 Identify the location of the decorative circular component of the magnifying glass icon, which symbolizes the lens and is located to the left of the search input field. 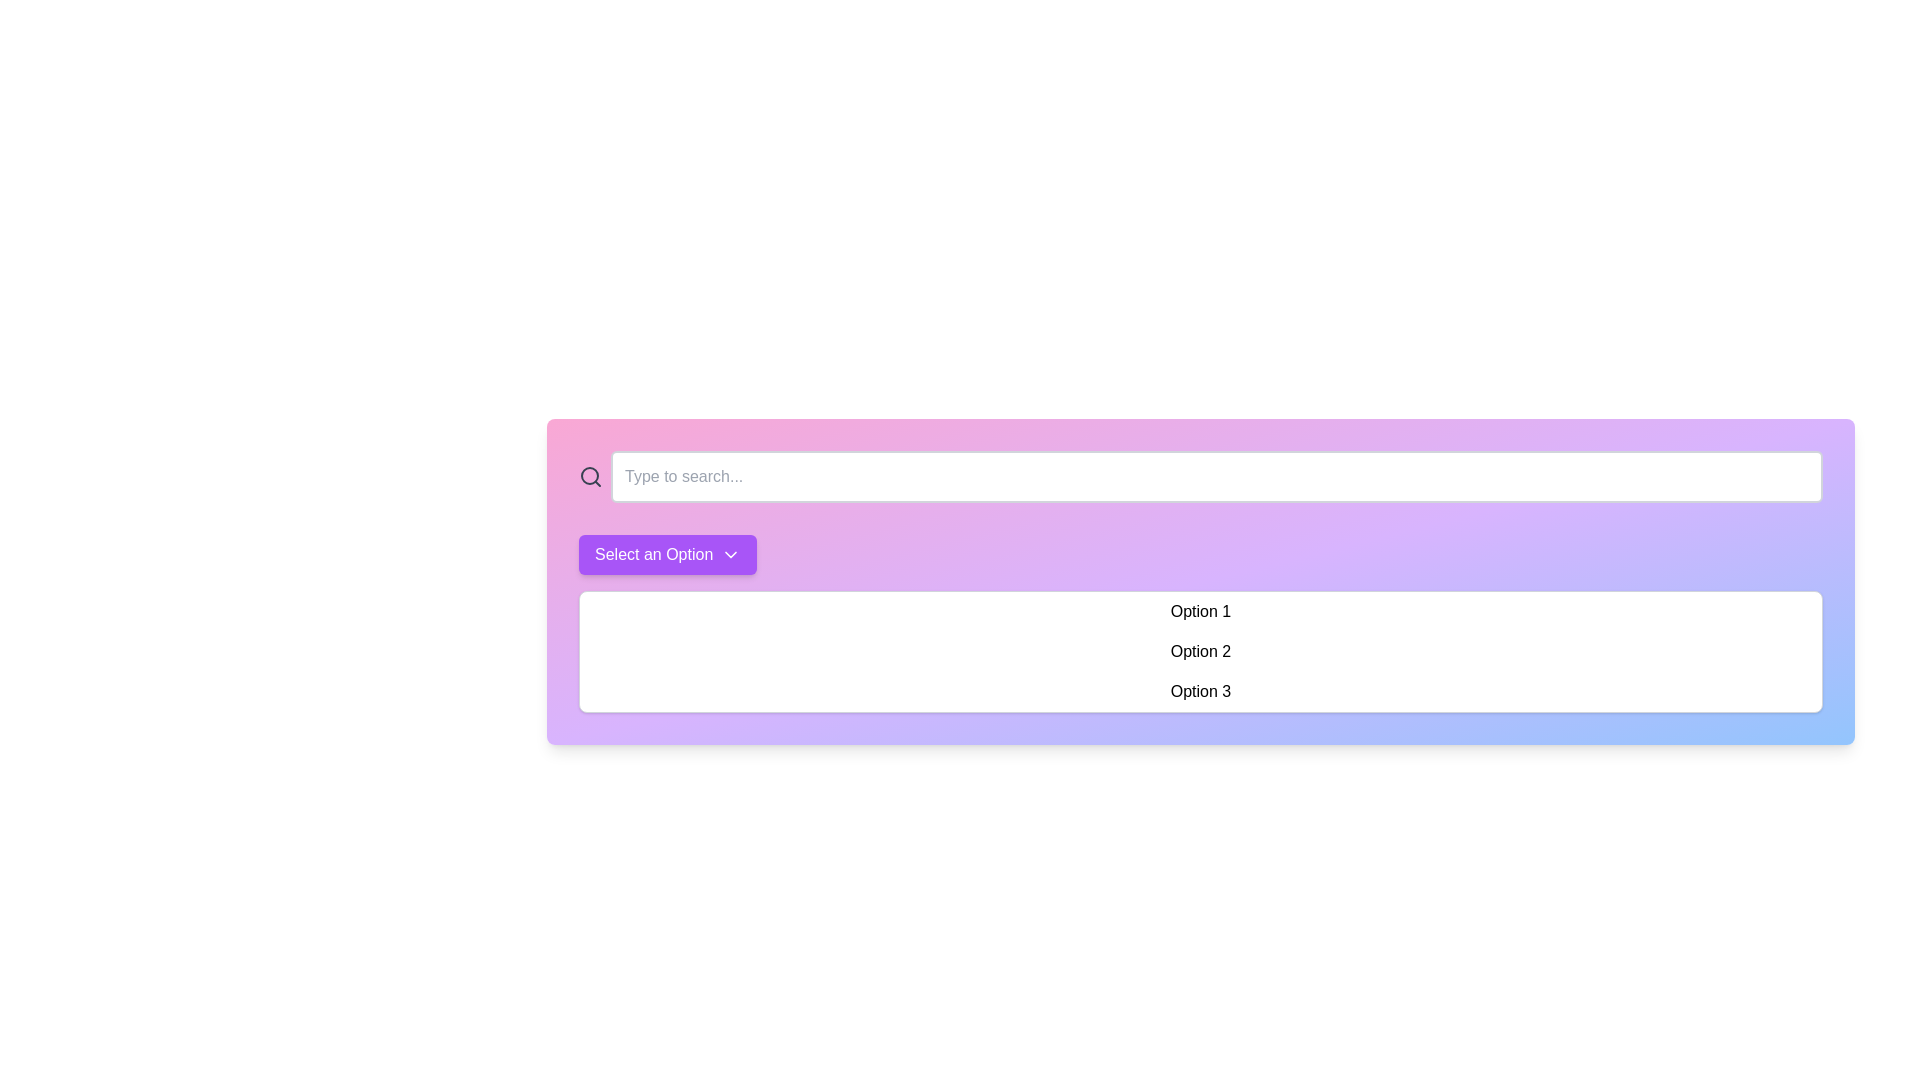
(589, 475).